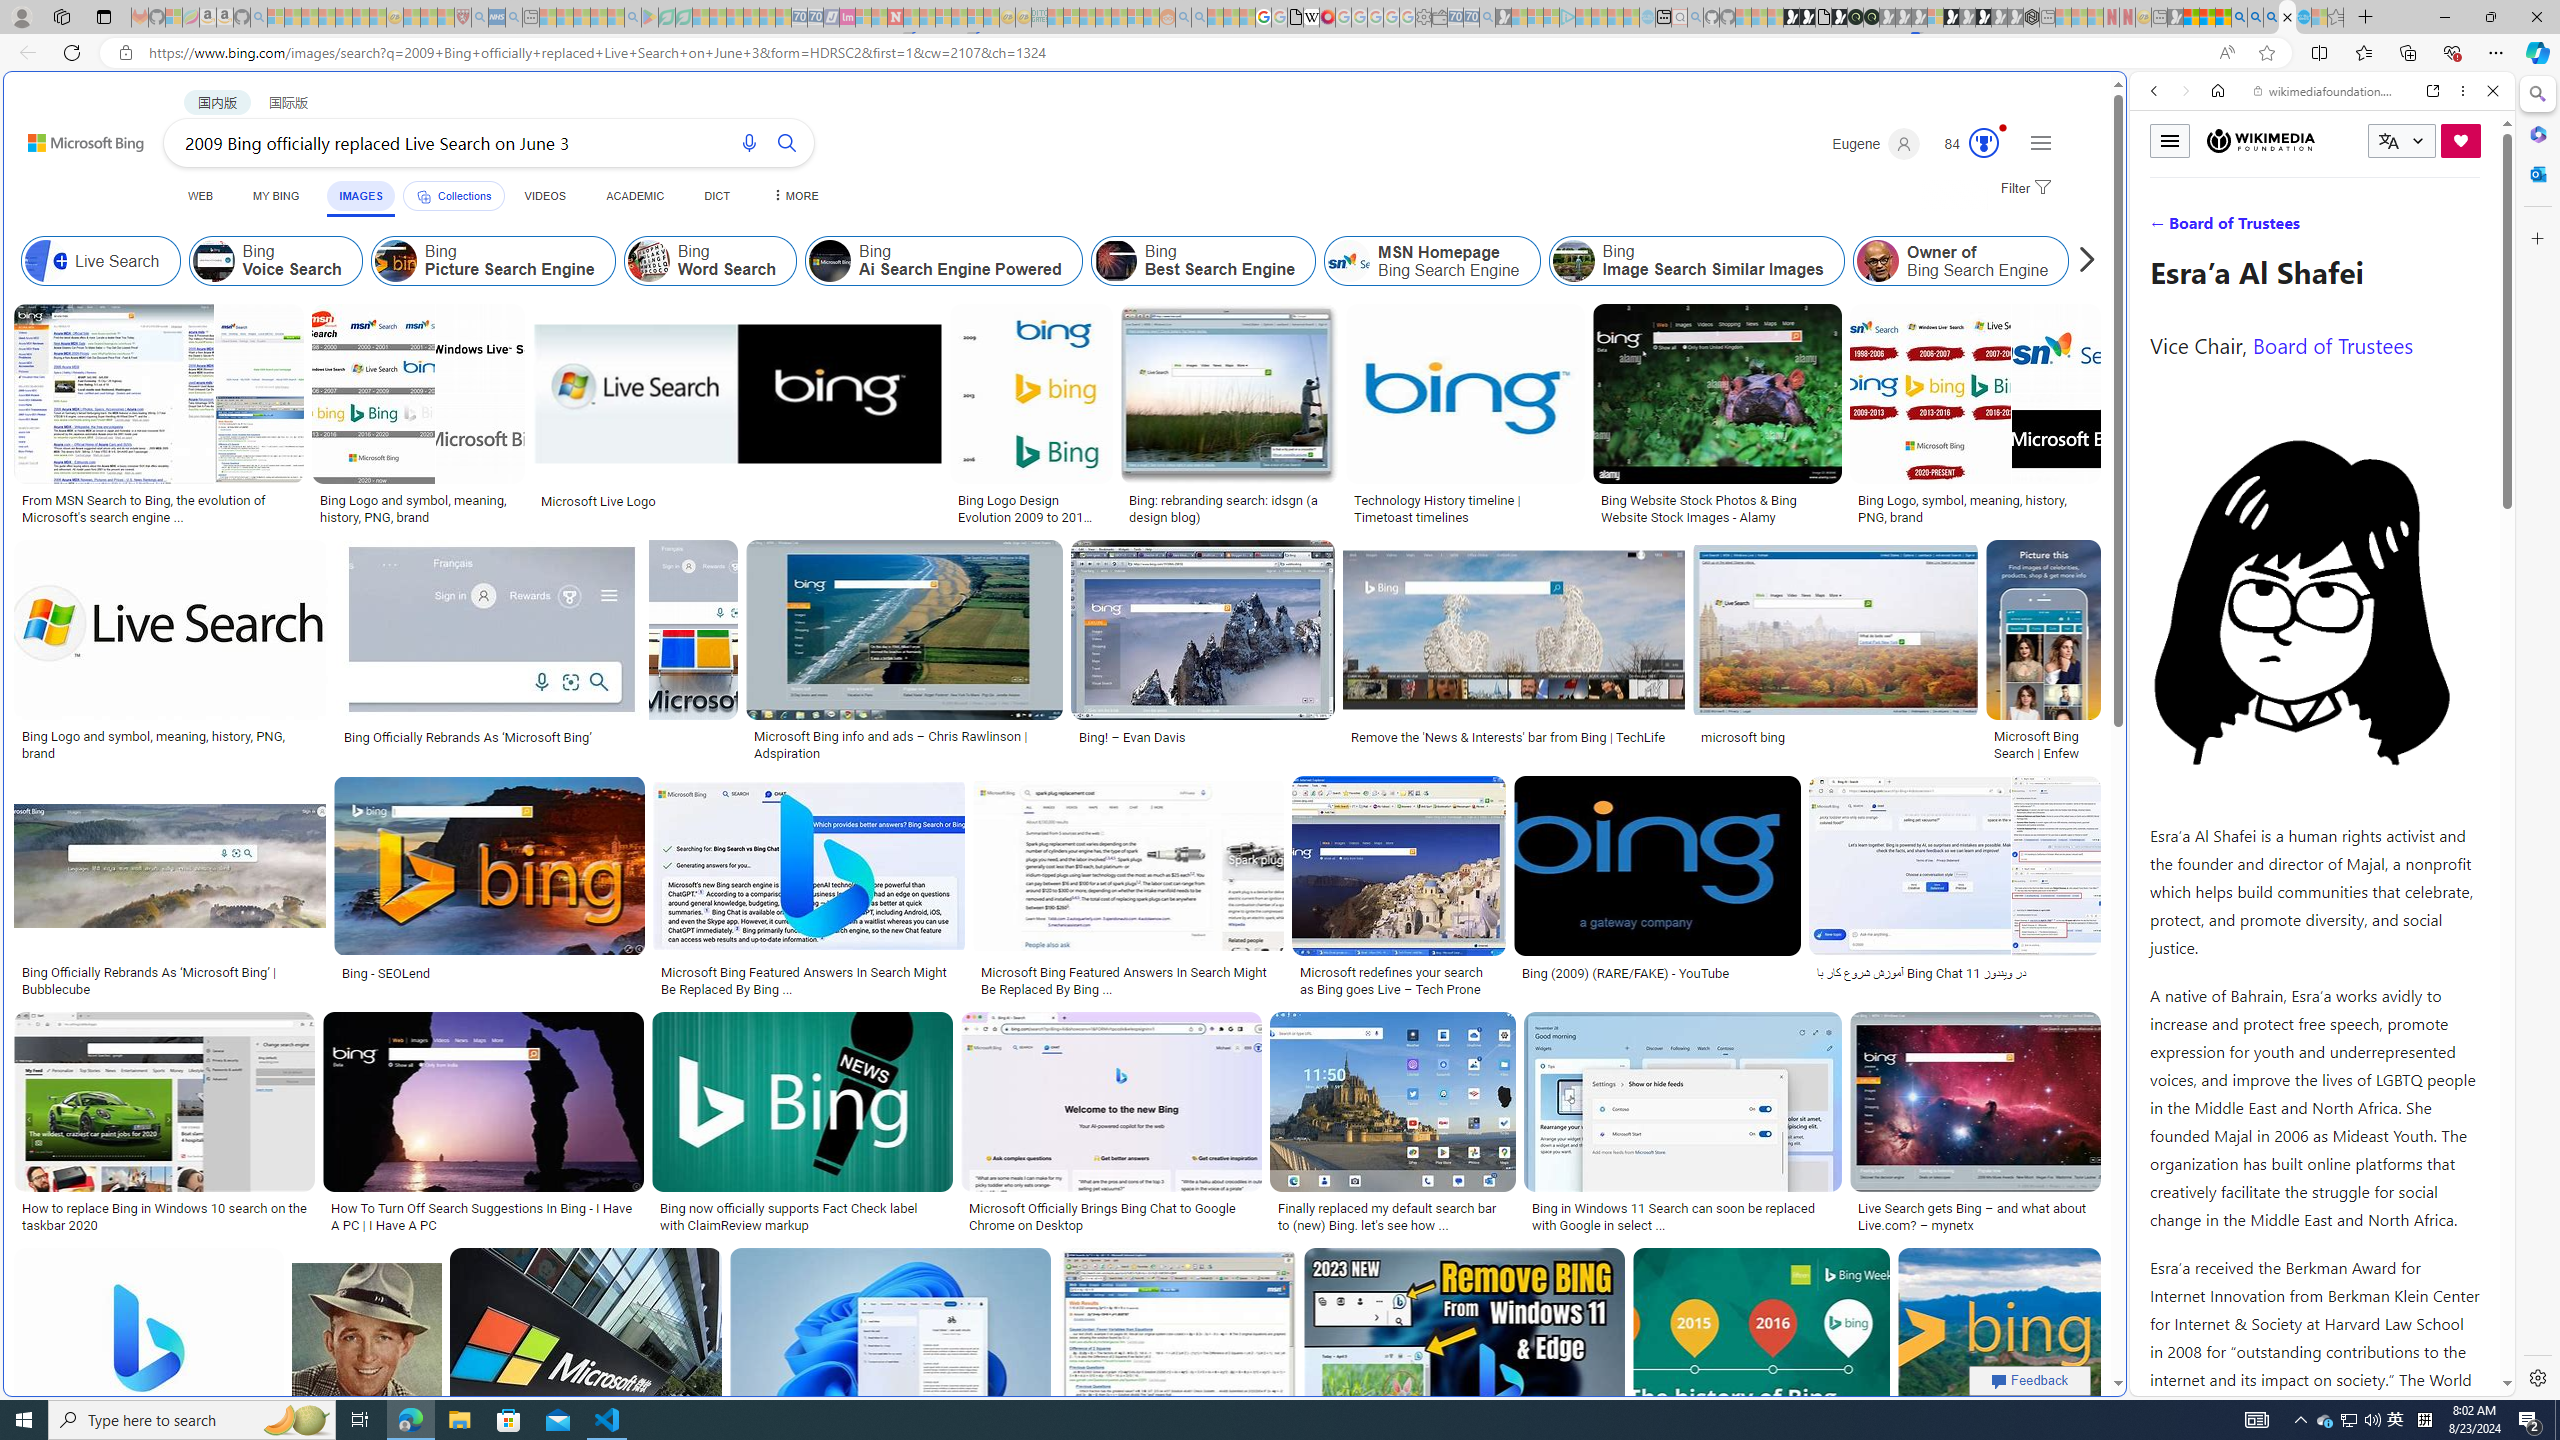 The image size is (2560, 1440). What do you see at coordinates (633, 195) in the screenshot?
I see `'ACADEMIC'` at bounding box center [633, 195].